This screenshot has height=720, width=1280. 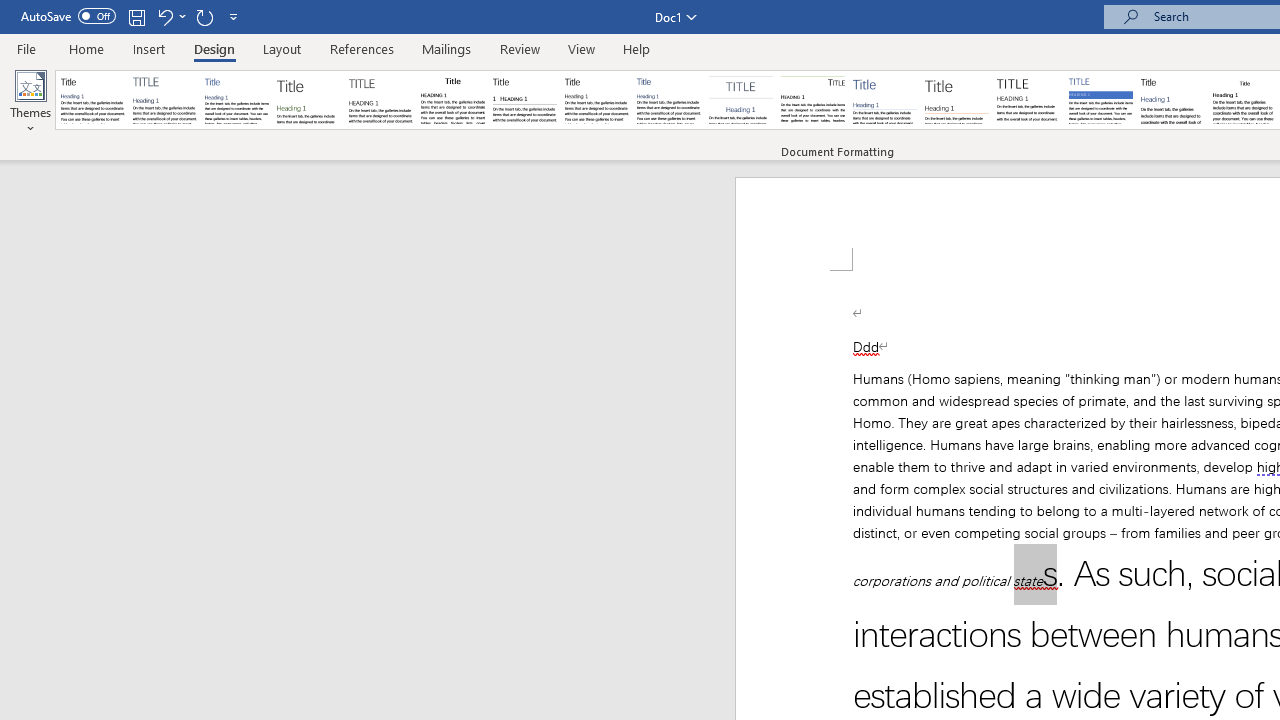 I want to click on 'Lines (Simple)', so click(x=884, y=100).